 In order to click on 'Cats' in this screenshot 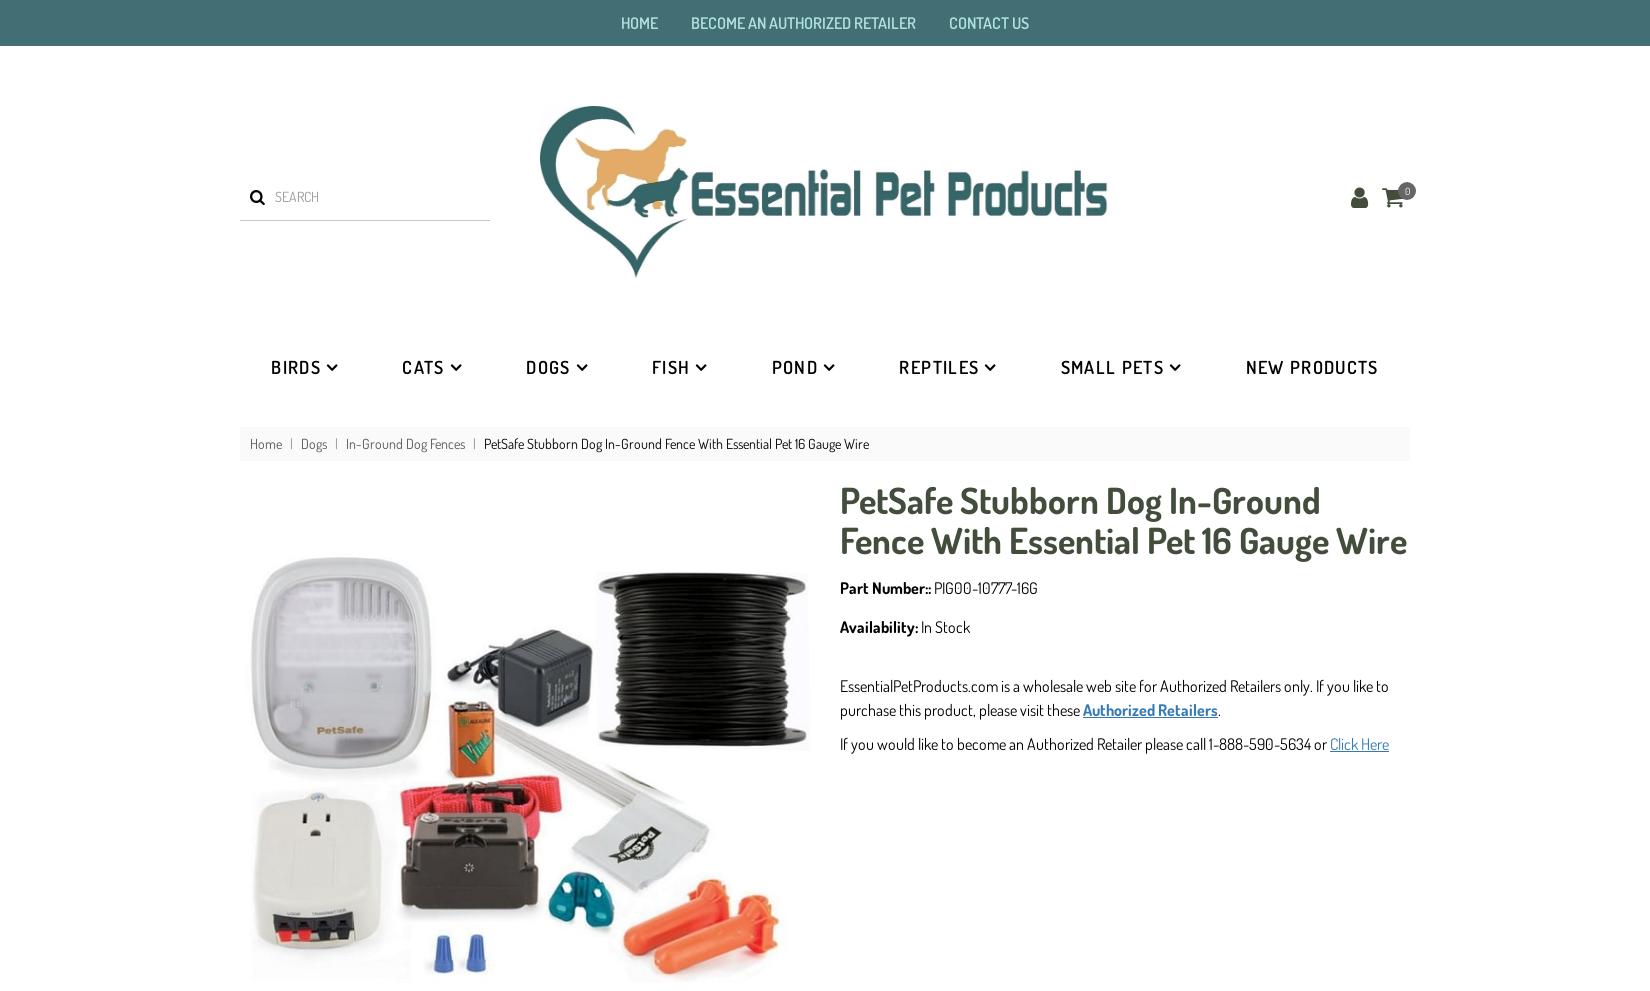, I will do `click(422, 365)`.